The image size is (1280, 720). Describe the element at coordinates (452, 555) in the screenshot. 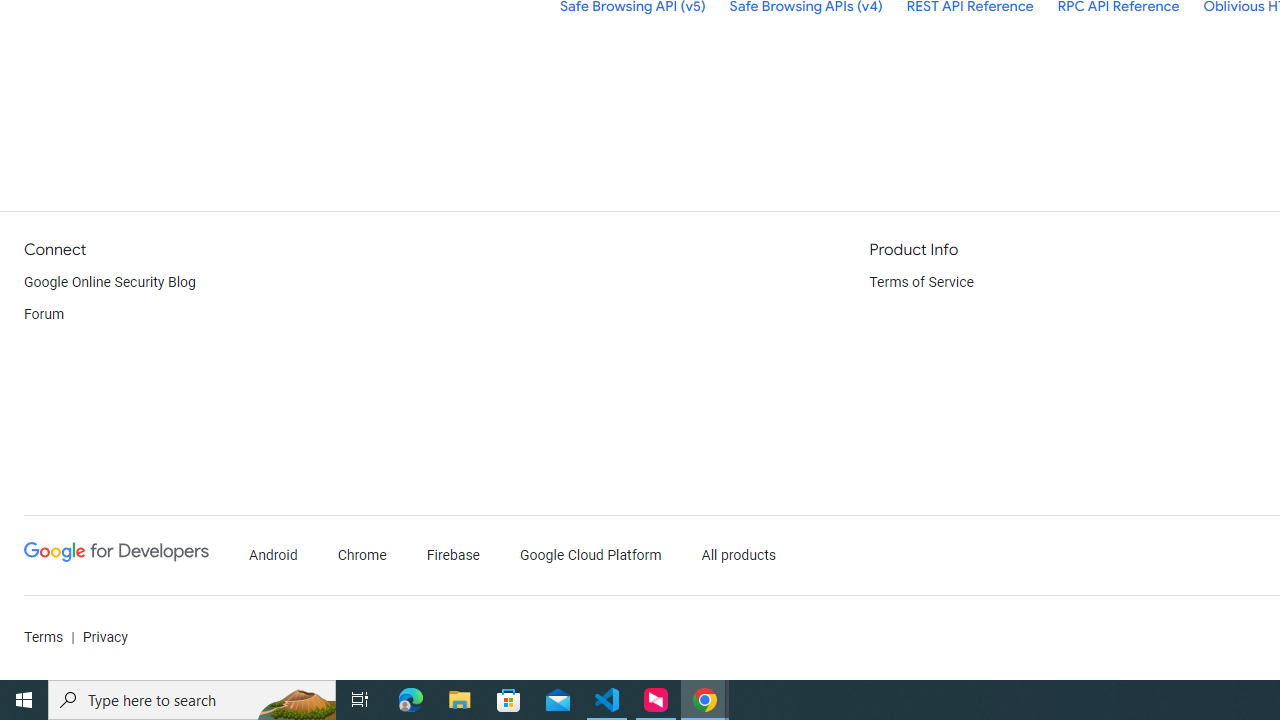

I see `'Firebase'` at that location.